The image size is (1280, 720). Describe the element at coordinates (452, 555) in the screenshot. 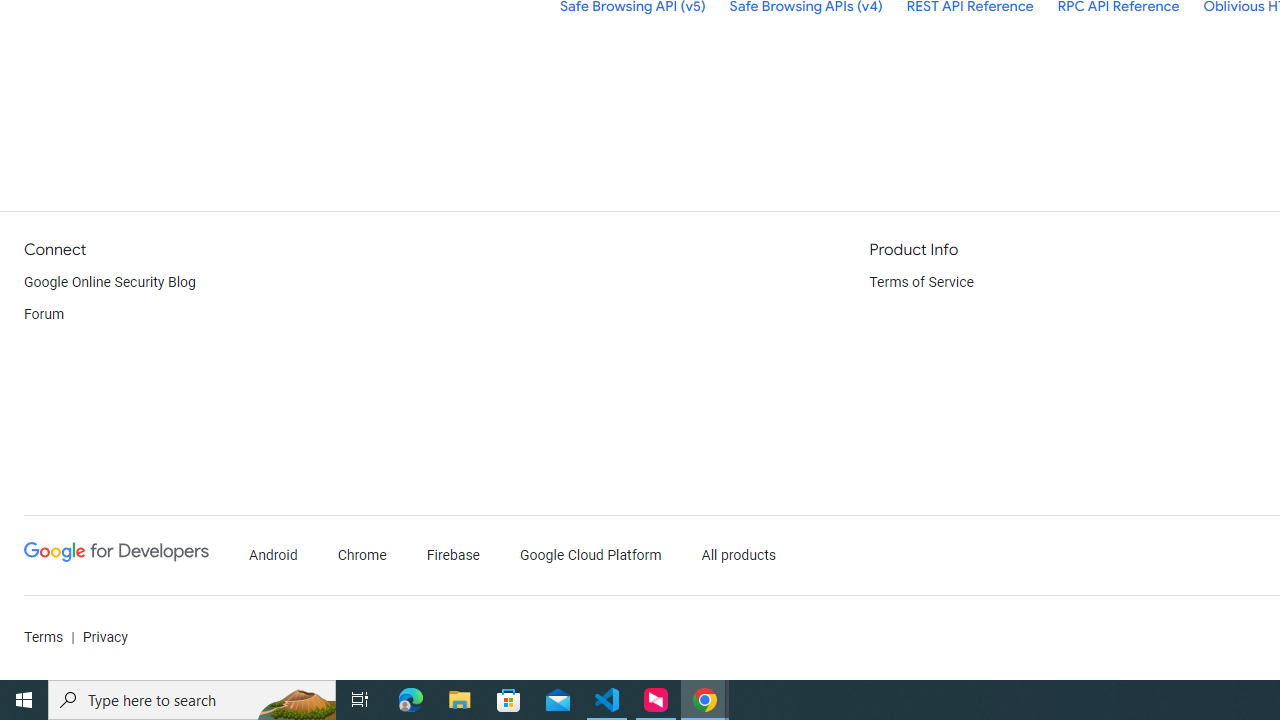

I see `'Firebase'` at that location.